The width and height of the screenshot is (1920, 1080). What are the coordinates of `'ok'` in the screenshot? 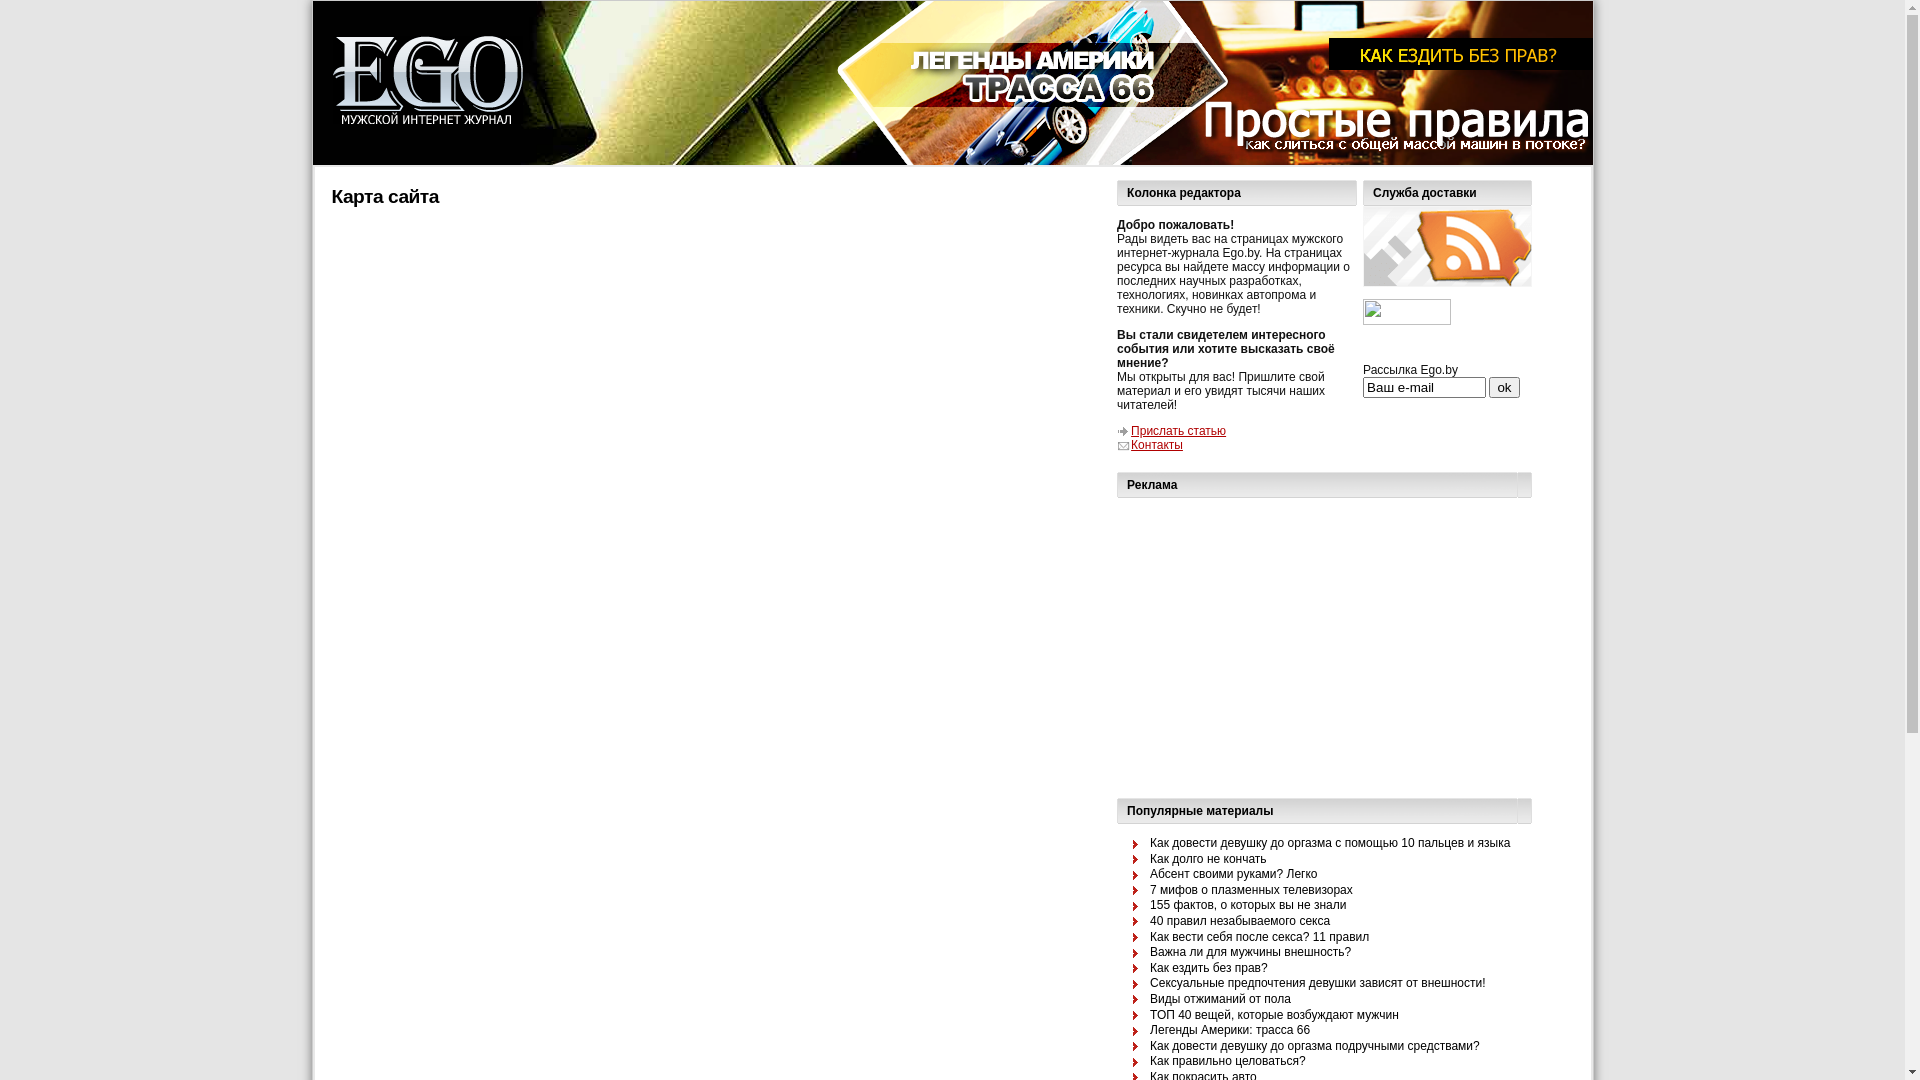 It's located at (1488, 387).